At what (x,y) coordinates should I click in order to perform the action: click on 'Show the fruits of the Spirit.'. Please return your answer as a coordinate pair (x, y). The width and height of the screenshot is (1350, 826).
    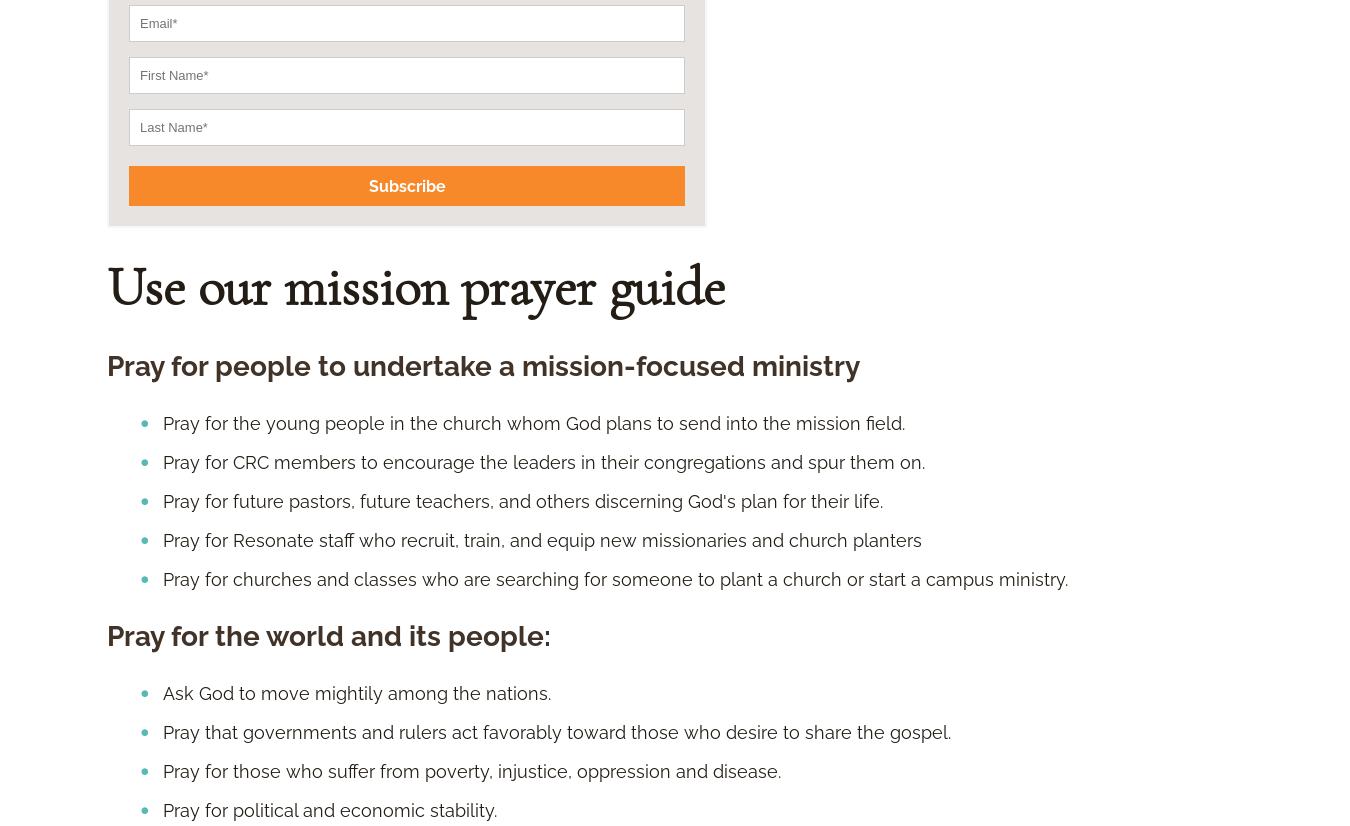
    Looking at the image, I should click on (281, 429).